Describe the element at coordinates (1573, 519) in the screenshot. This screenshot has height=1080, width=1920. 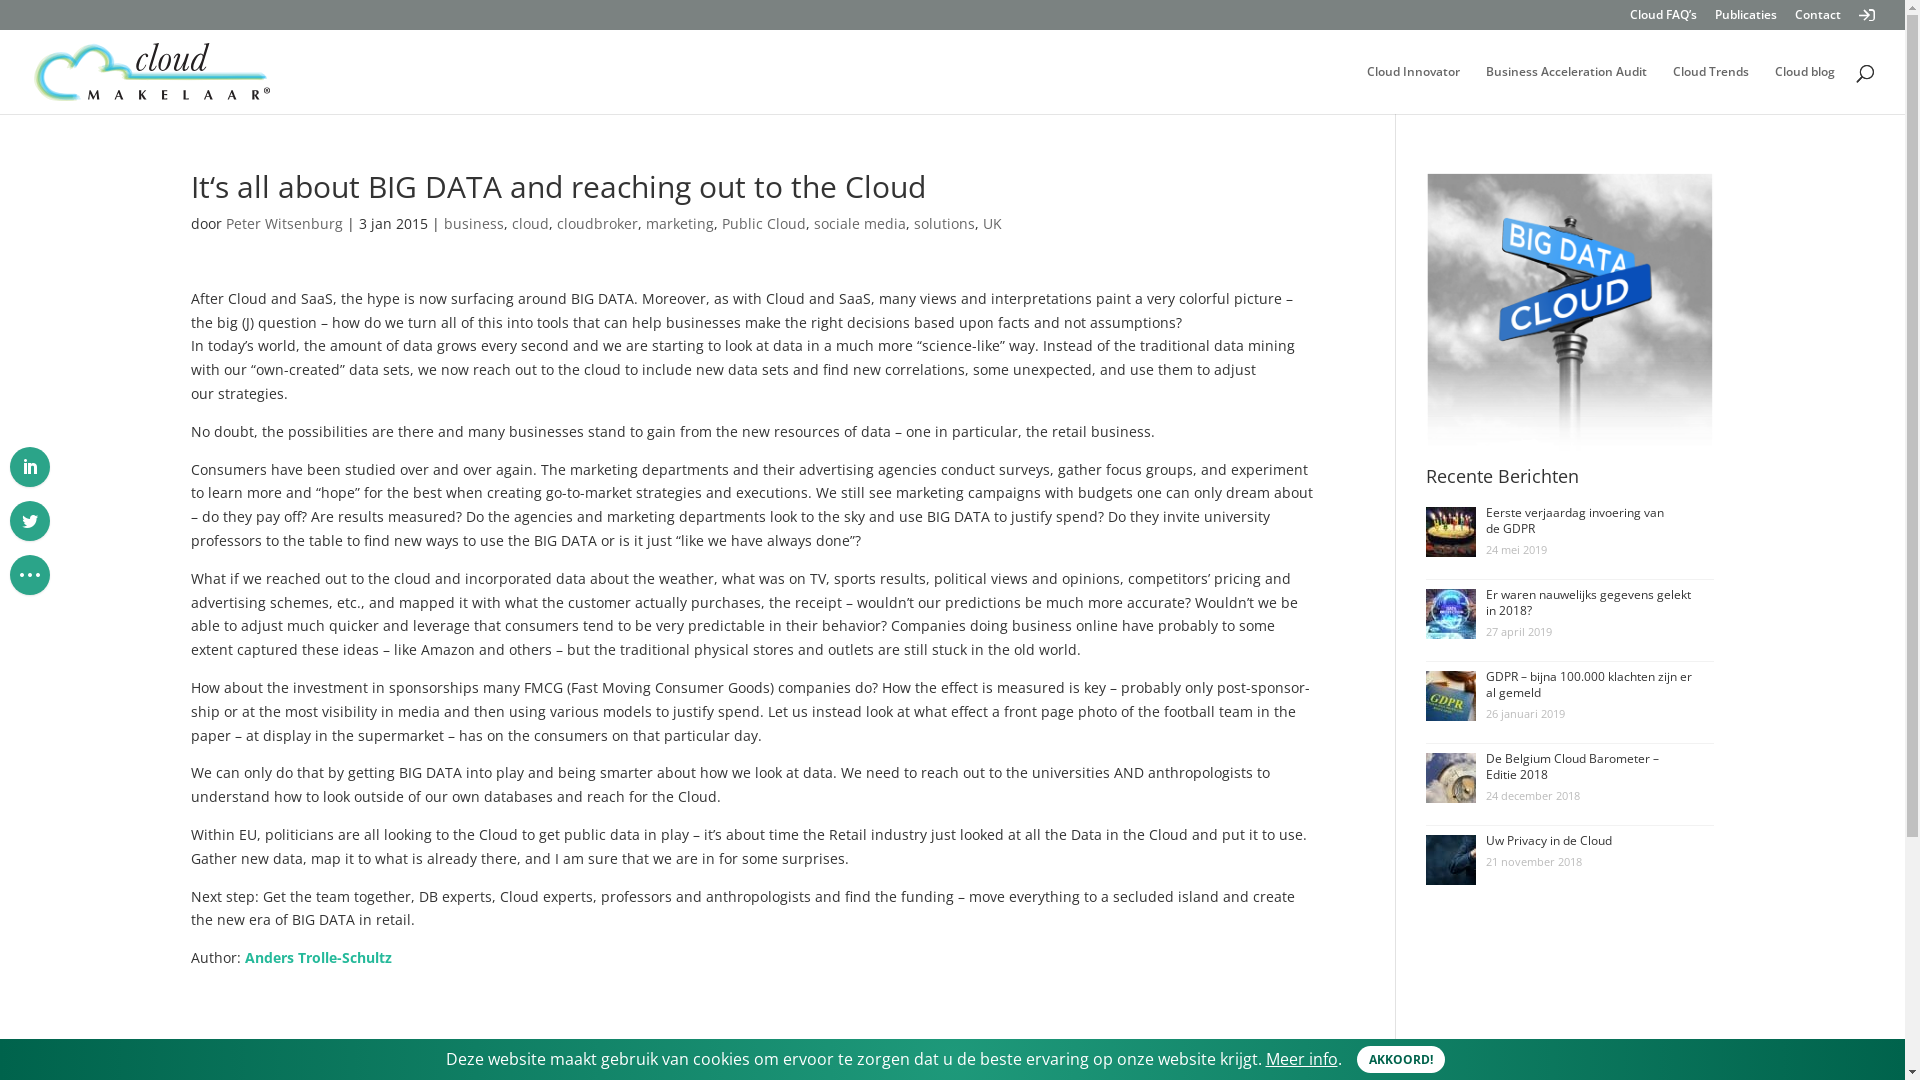
I see `'Eerste verjaardag invoering van de GDPR'` at that location.